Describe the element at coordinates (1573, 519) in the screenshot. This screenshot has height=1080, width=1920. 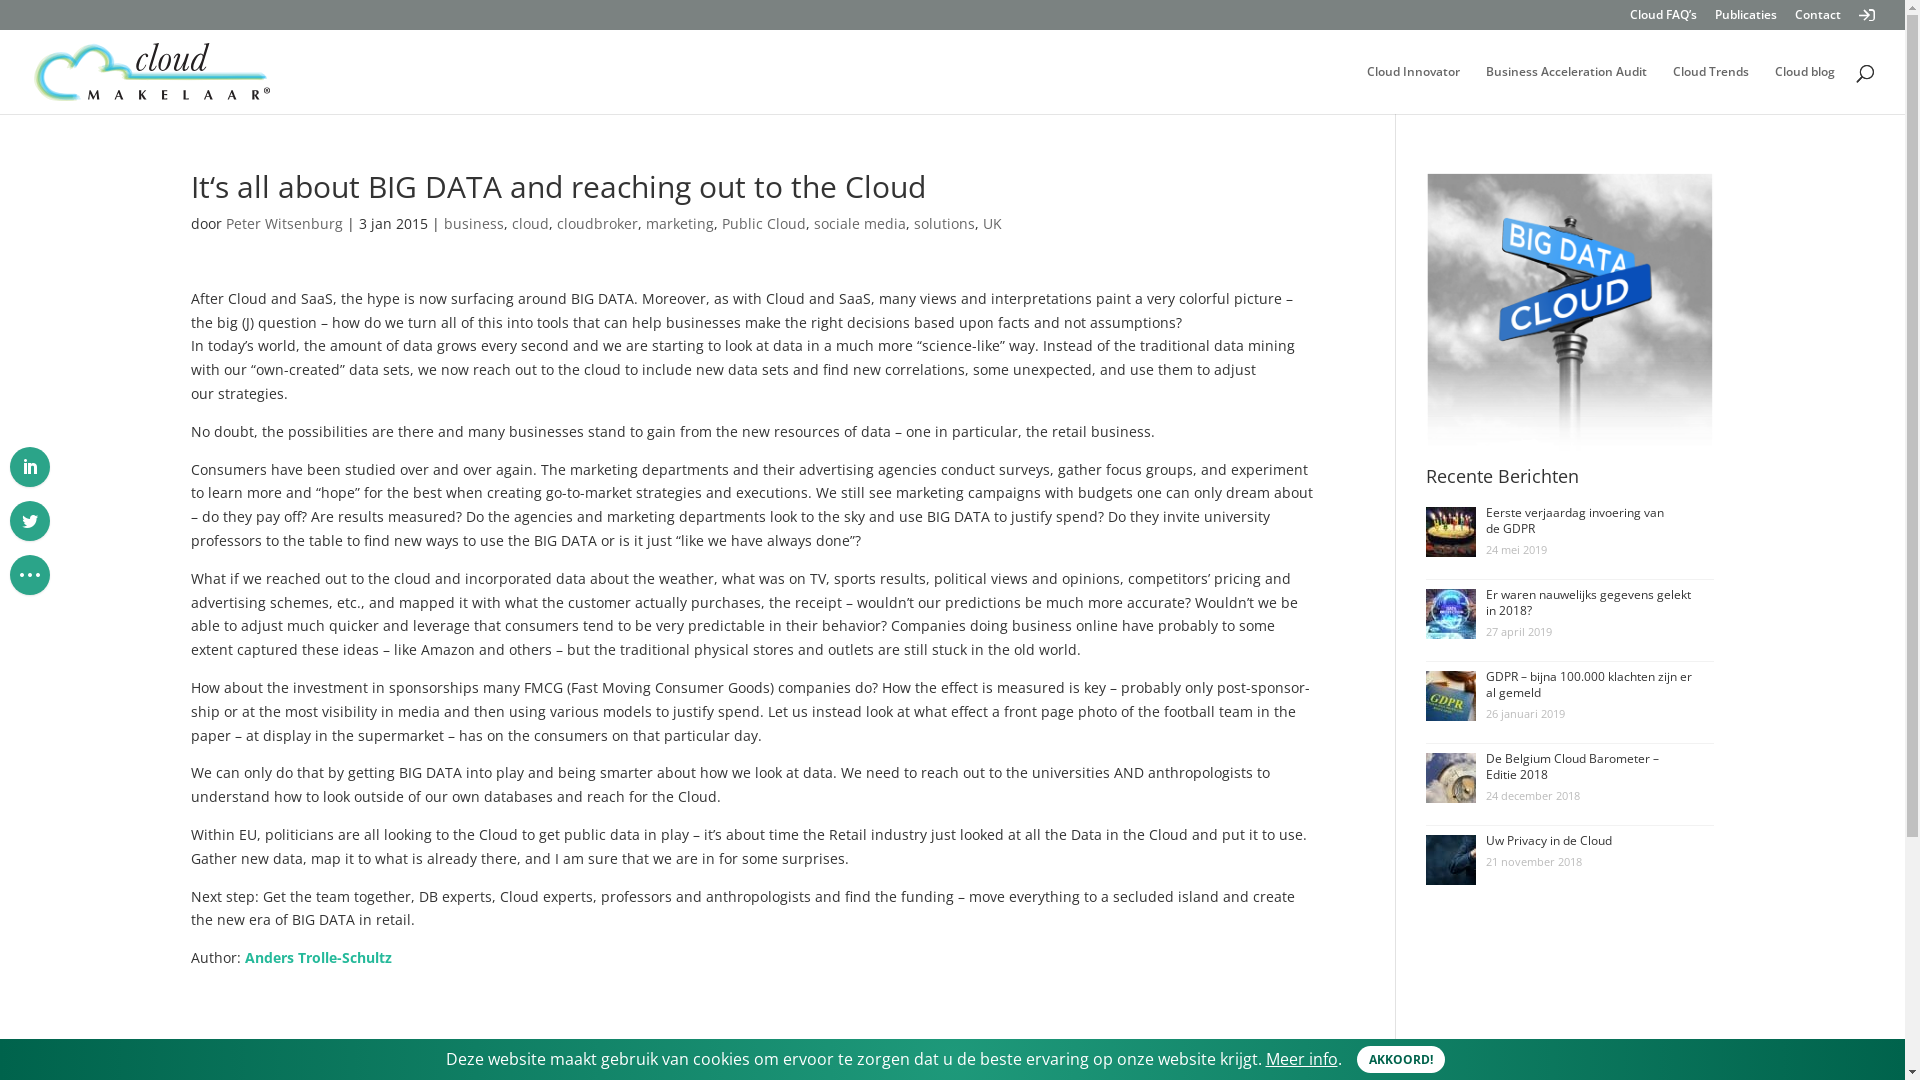
I see `'Eerste verjaardag invoering van de GDPR'` at that location.